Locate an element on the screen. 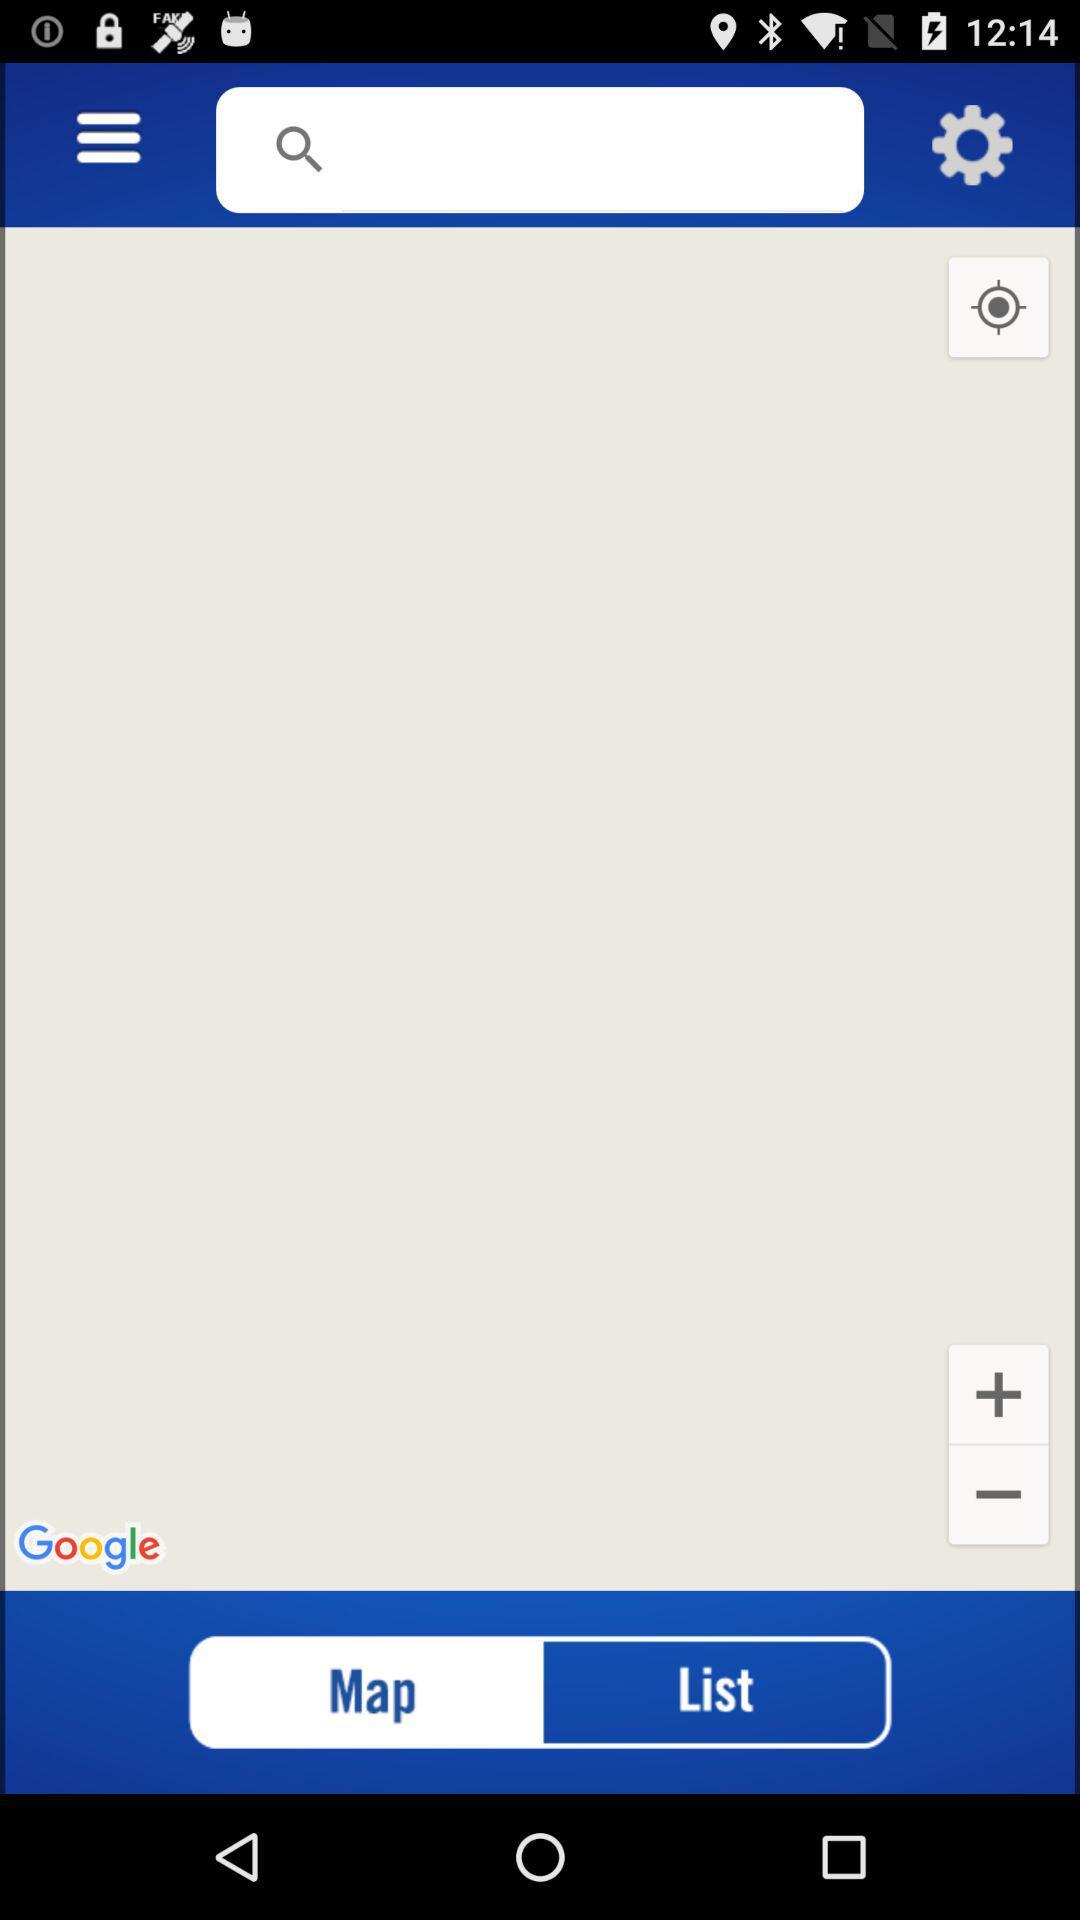 The image size is (1080, 1920). the add icon is located at coordinates (998, 1490).